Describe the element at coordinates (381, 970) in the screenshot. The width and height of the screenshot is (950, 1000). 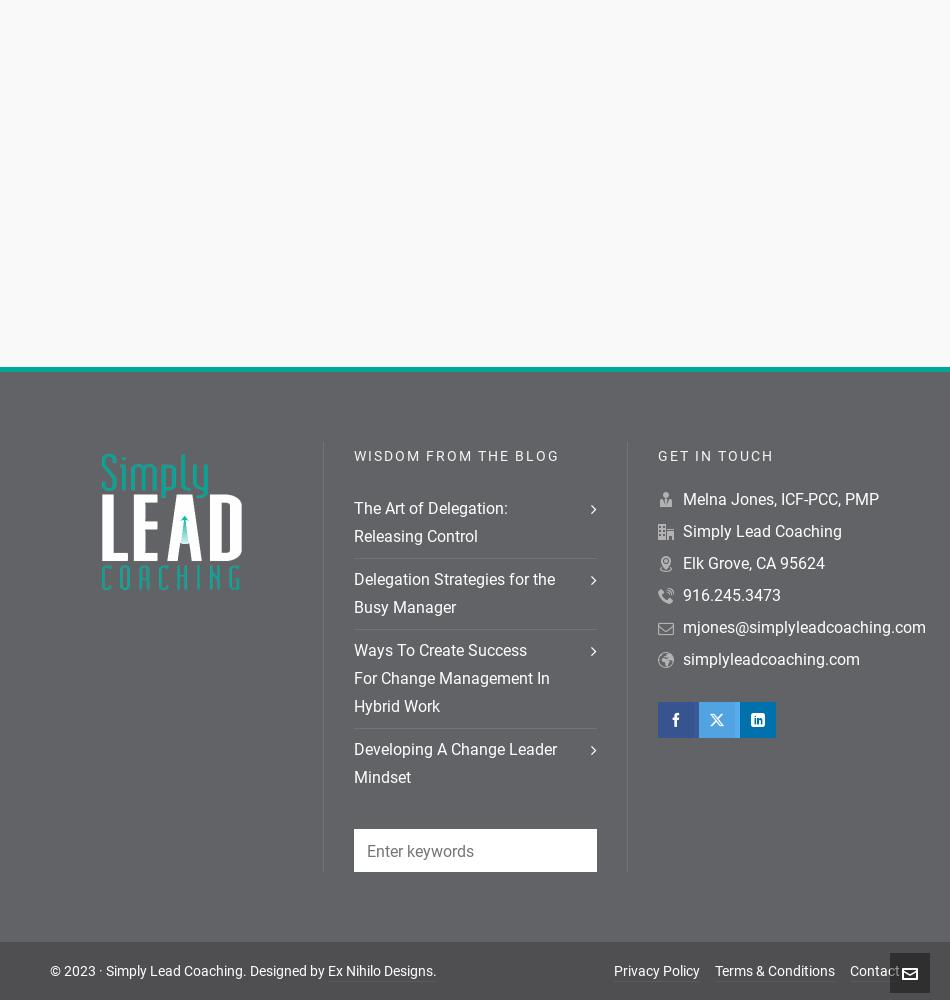
I see `'Ex Nihilo Designs.'` at that location.